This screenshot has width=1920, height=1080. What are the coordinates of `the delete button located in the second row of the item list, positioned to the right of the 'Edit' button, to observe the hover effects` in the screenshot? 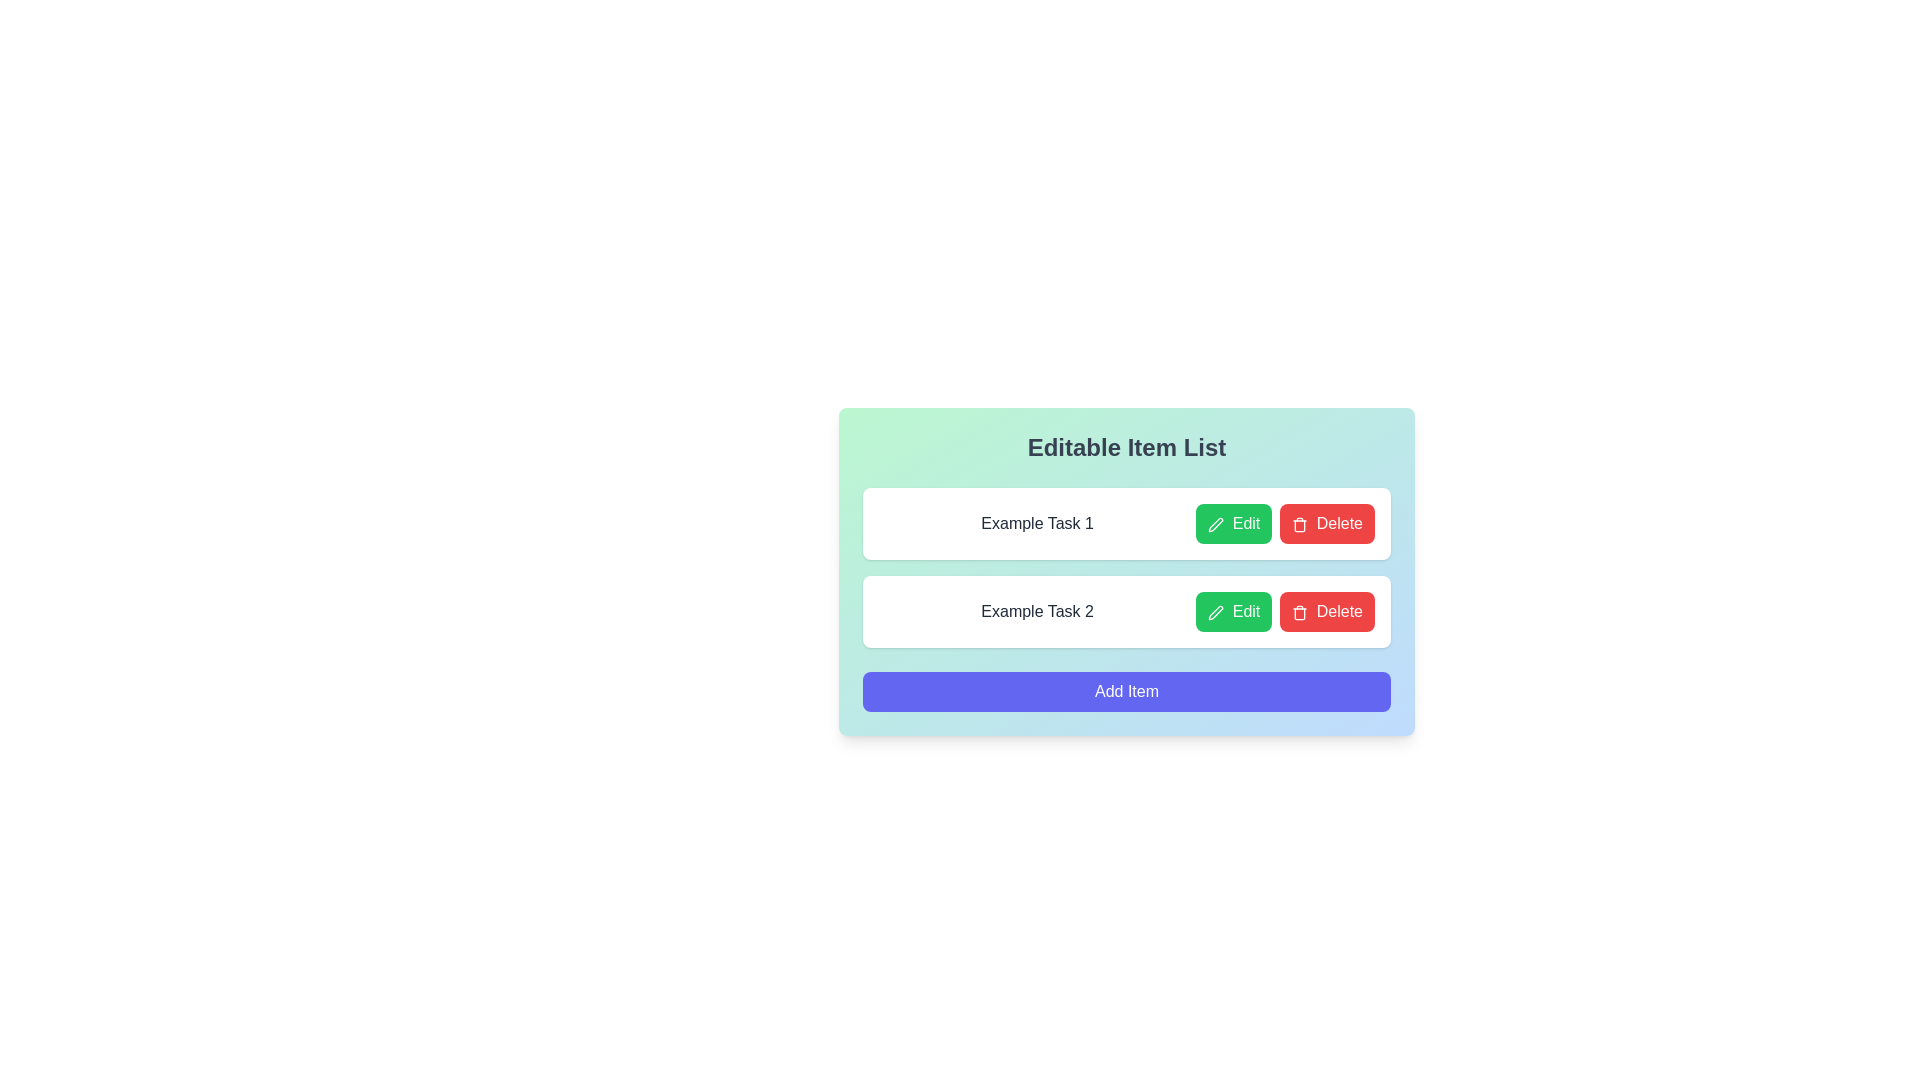 It's located at (1327, 611).